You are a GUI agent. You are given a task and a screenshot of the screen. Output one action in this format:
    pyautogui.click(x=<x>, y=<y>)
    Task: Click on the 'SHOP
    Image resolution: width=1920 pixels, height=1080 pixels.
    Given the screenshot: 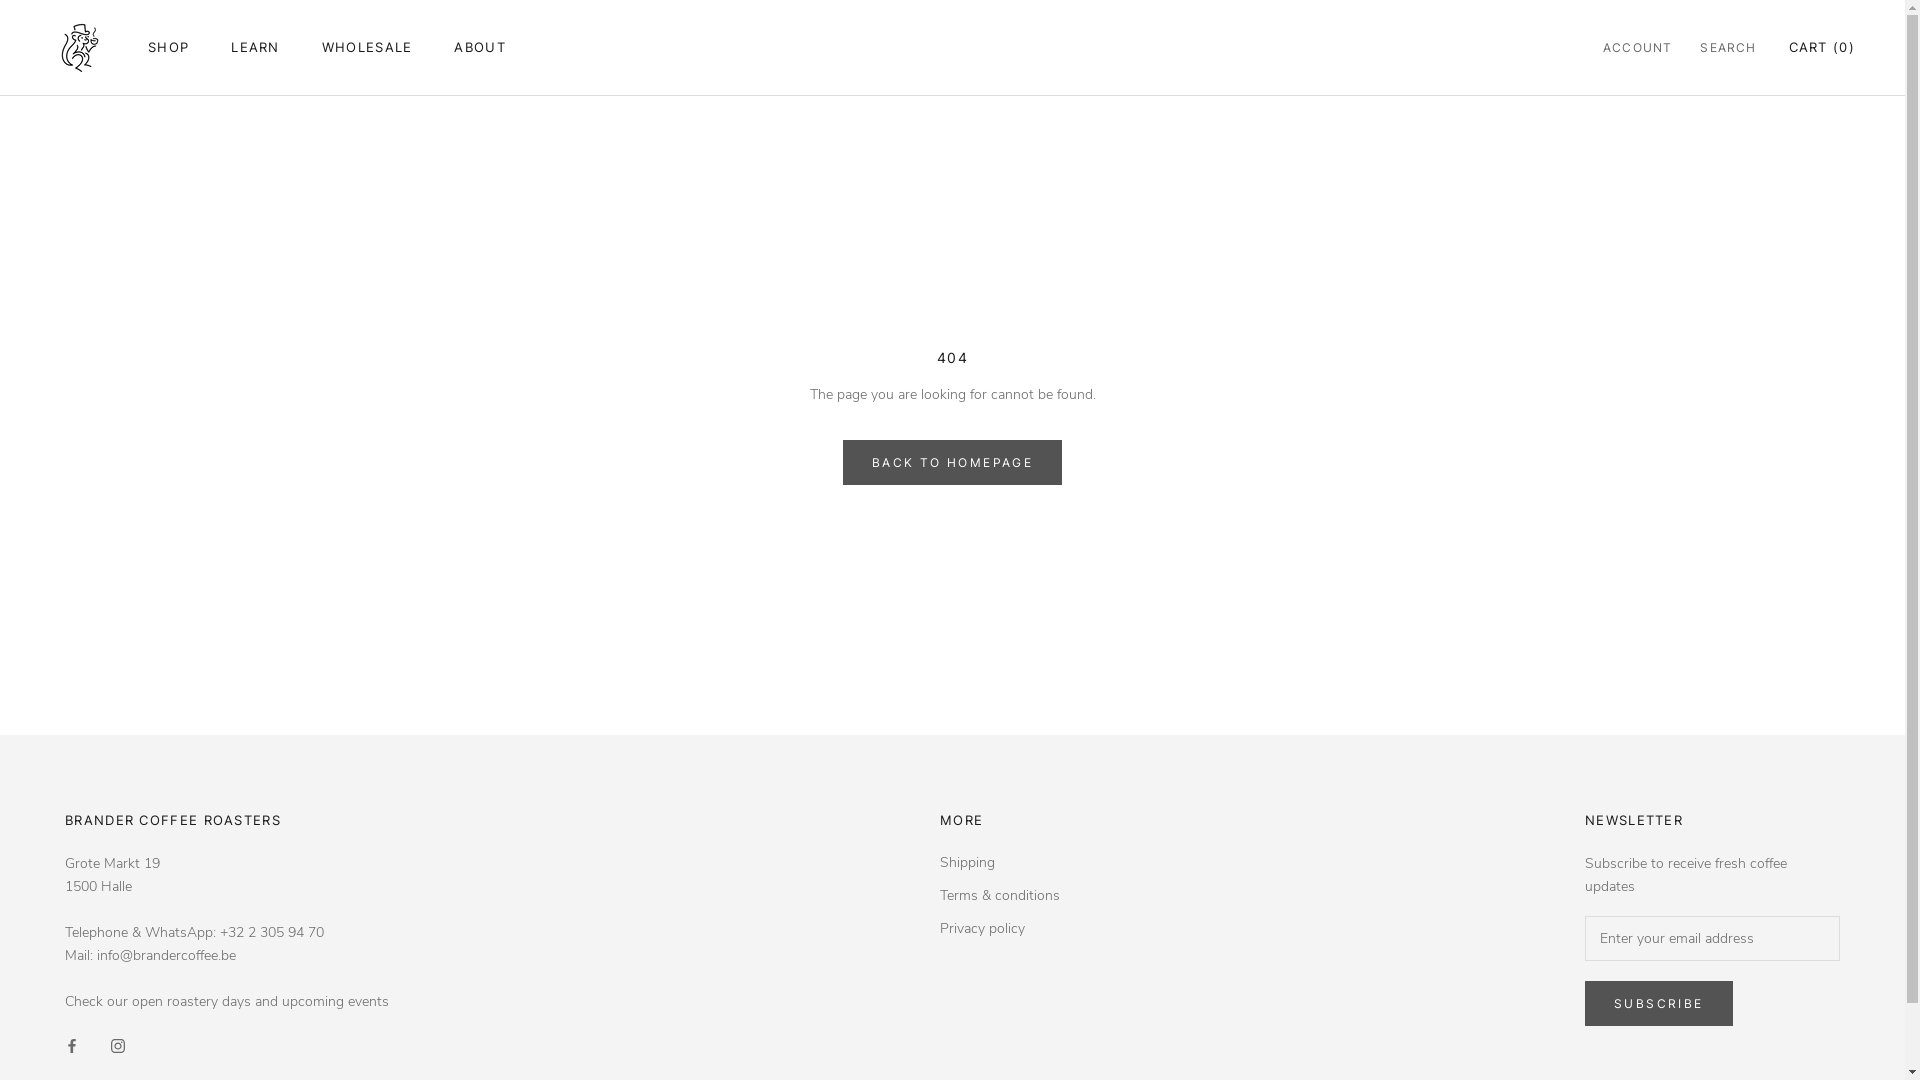 What is the action you would take?
    pyautogui.click(x=168, y=45)
    